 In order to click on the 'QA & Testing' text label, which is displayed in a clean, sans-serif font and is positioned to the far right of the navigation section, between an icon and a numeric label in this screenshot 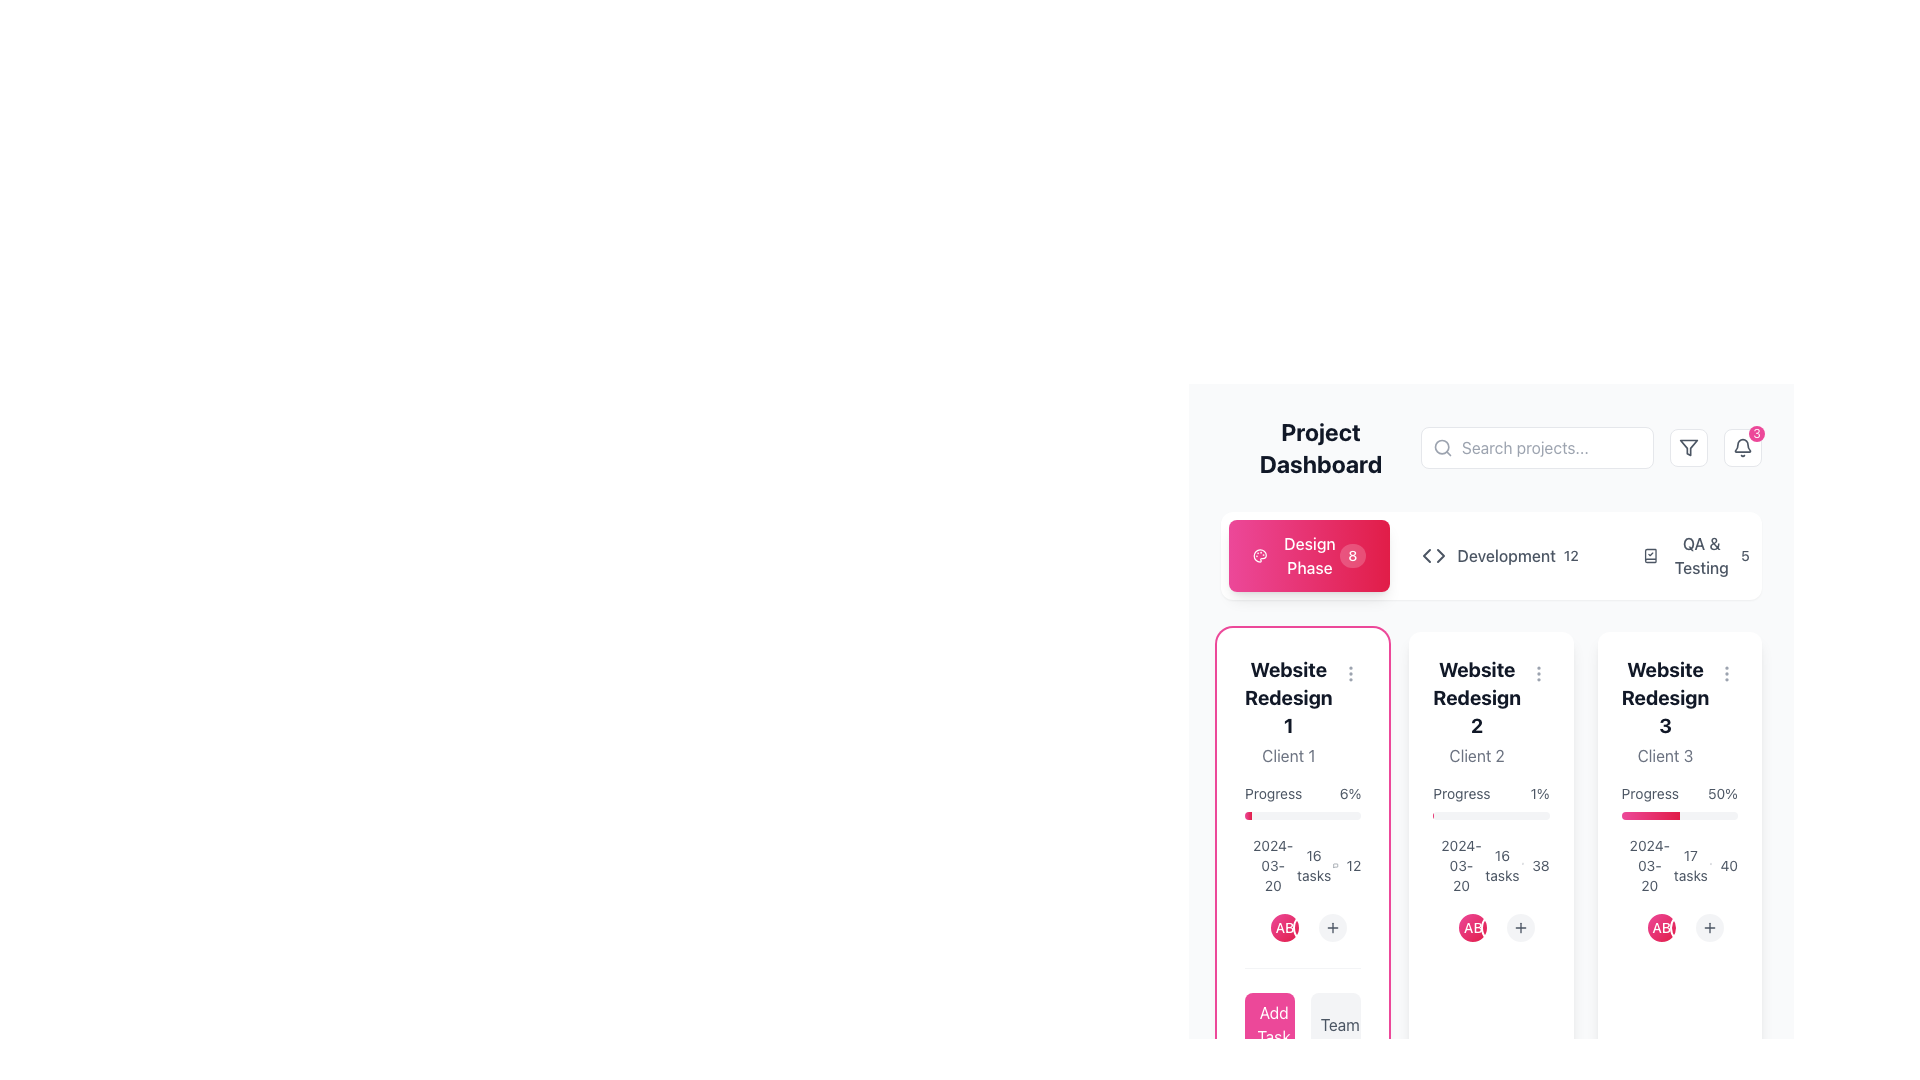, I will do `click(1700, 555)`.